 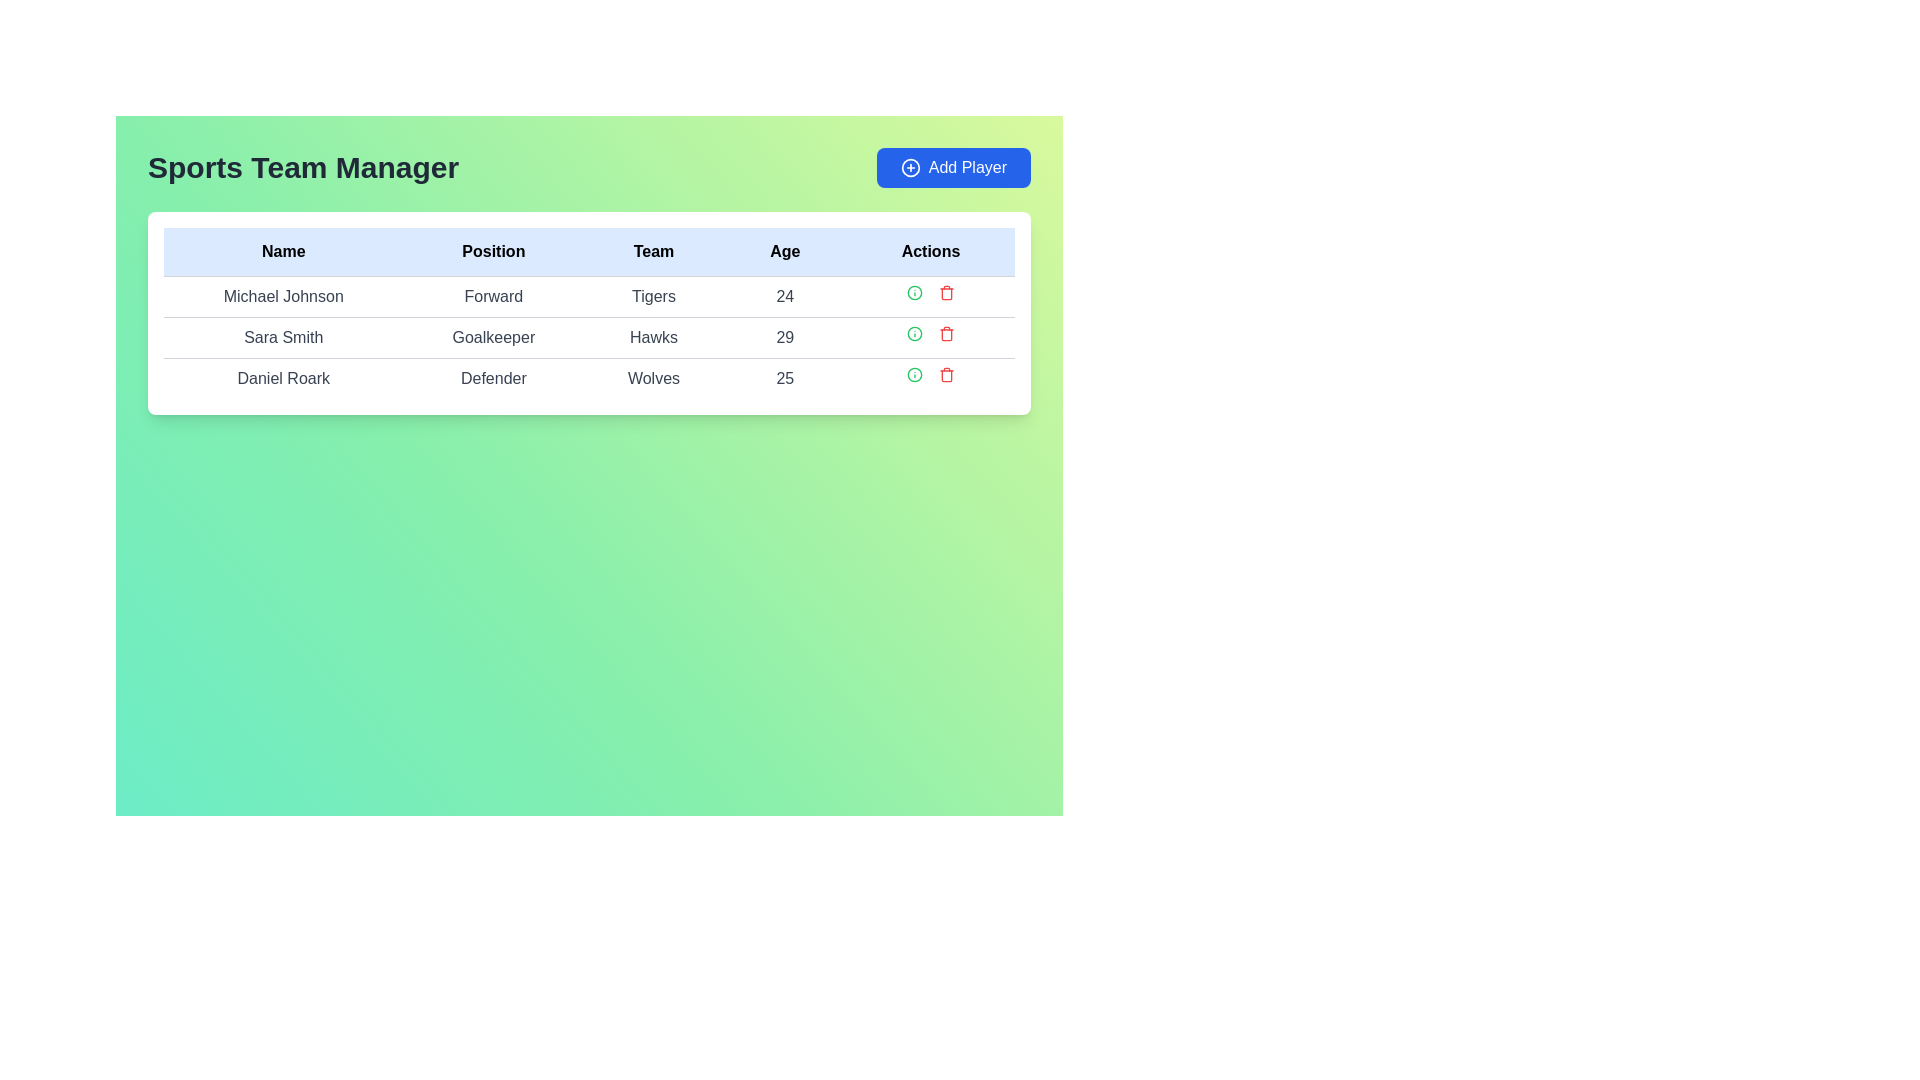 What do you see at coordinates (945, 374) in the screenshot?
I see `the delete button for the entry corresponding to 'Daniel Roark' in the last row of the table` at bounding box center [945, 374].